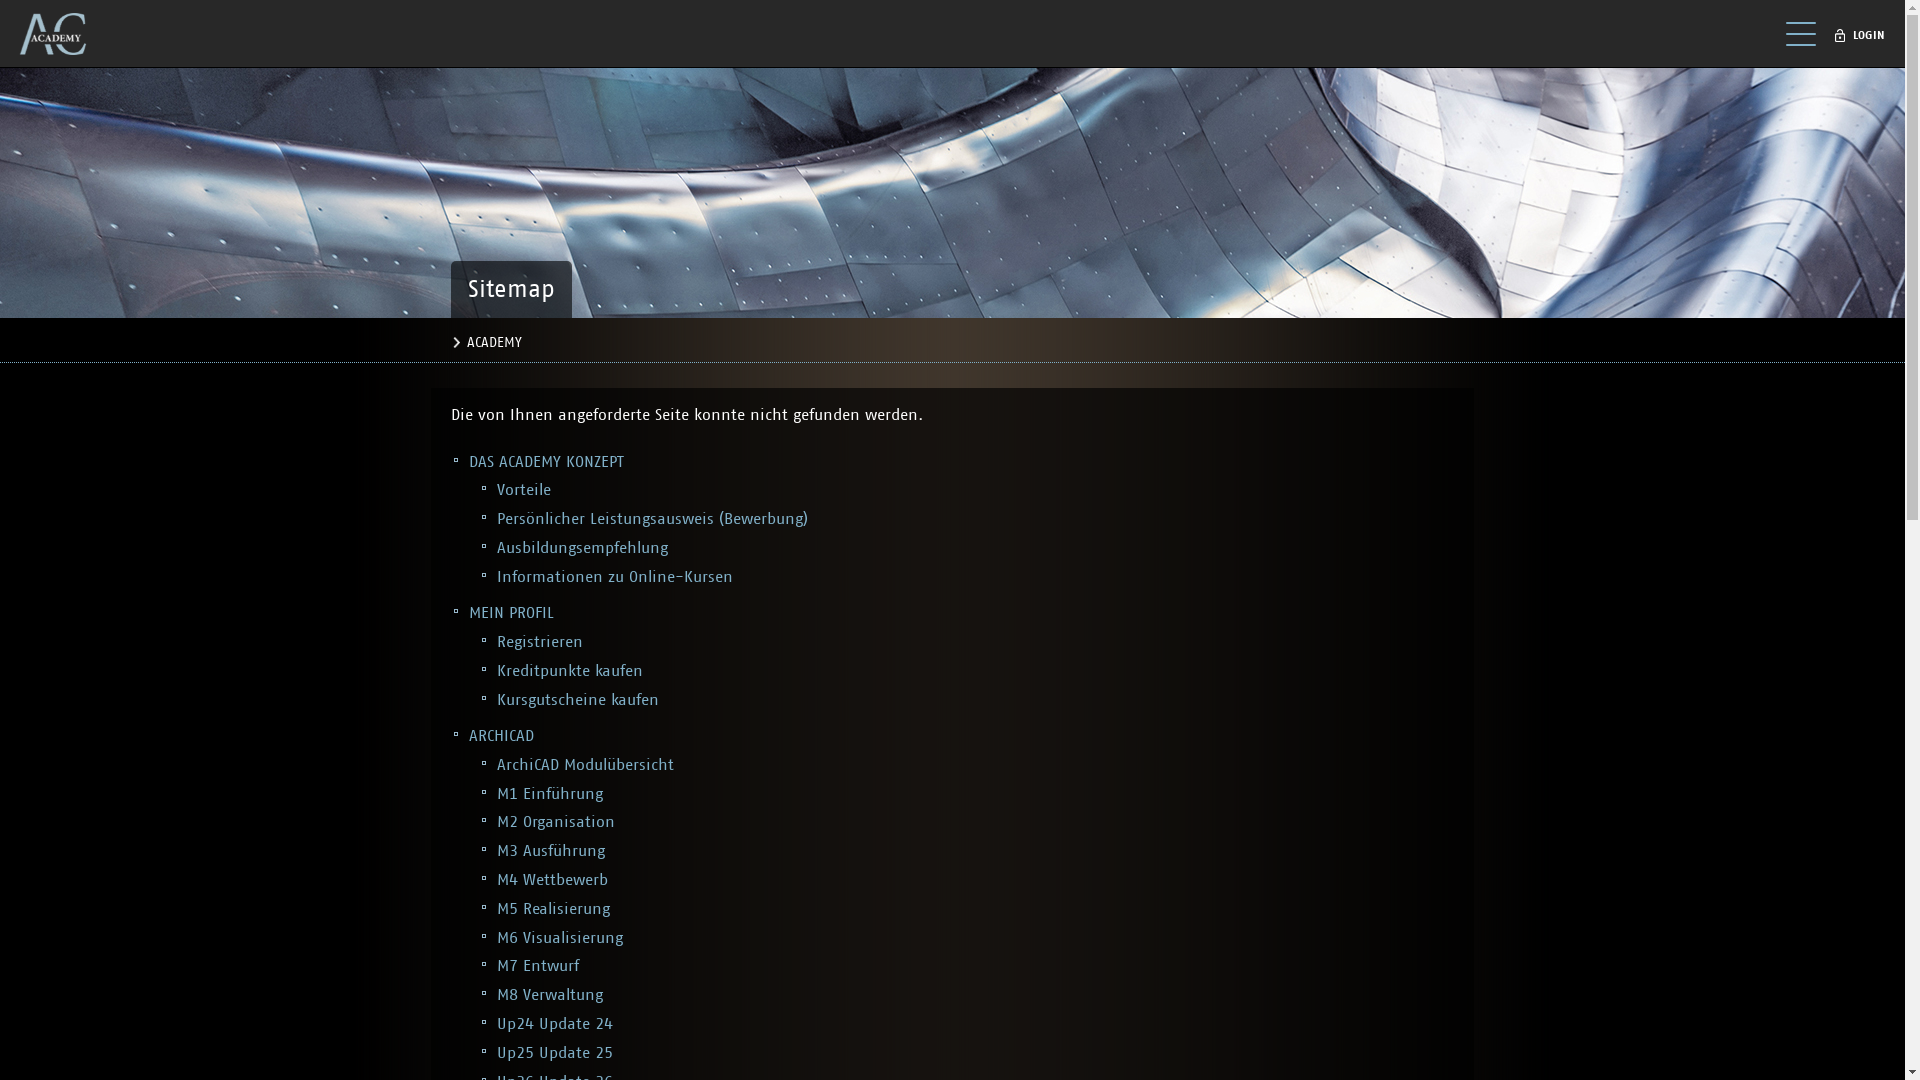 The width and height of the screenshot is (1920, 1080). I want to click on 'M2 Organisation', so click(556, 821).